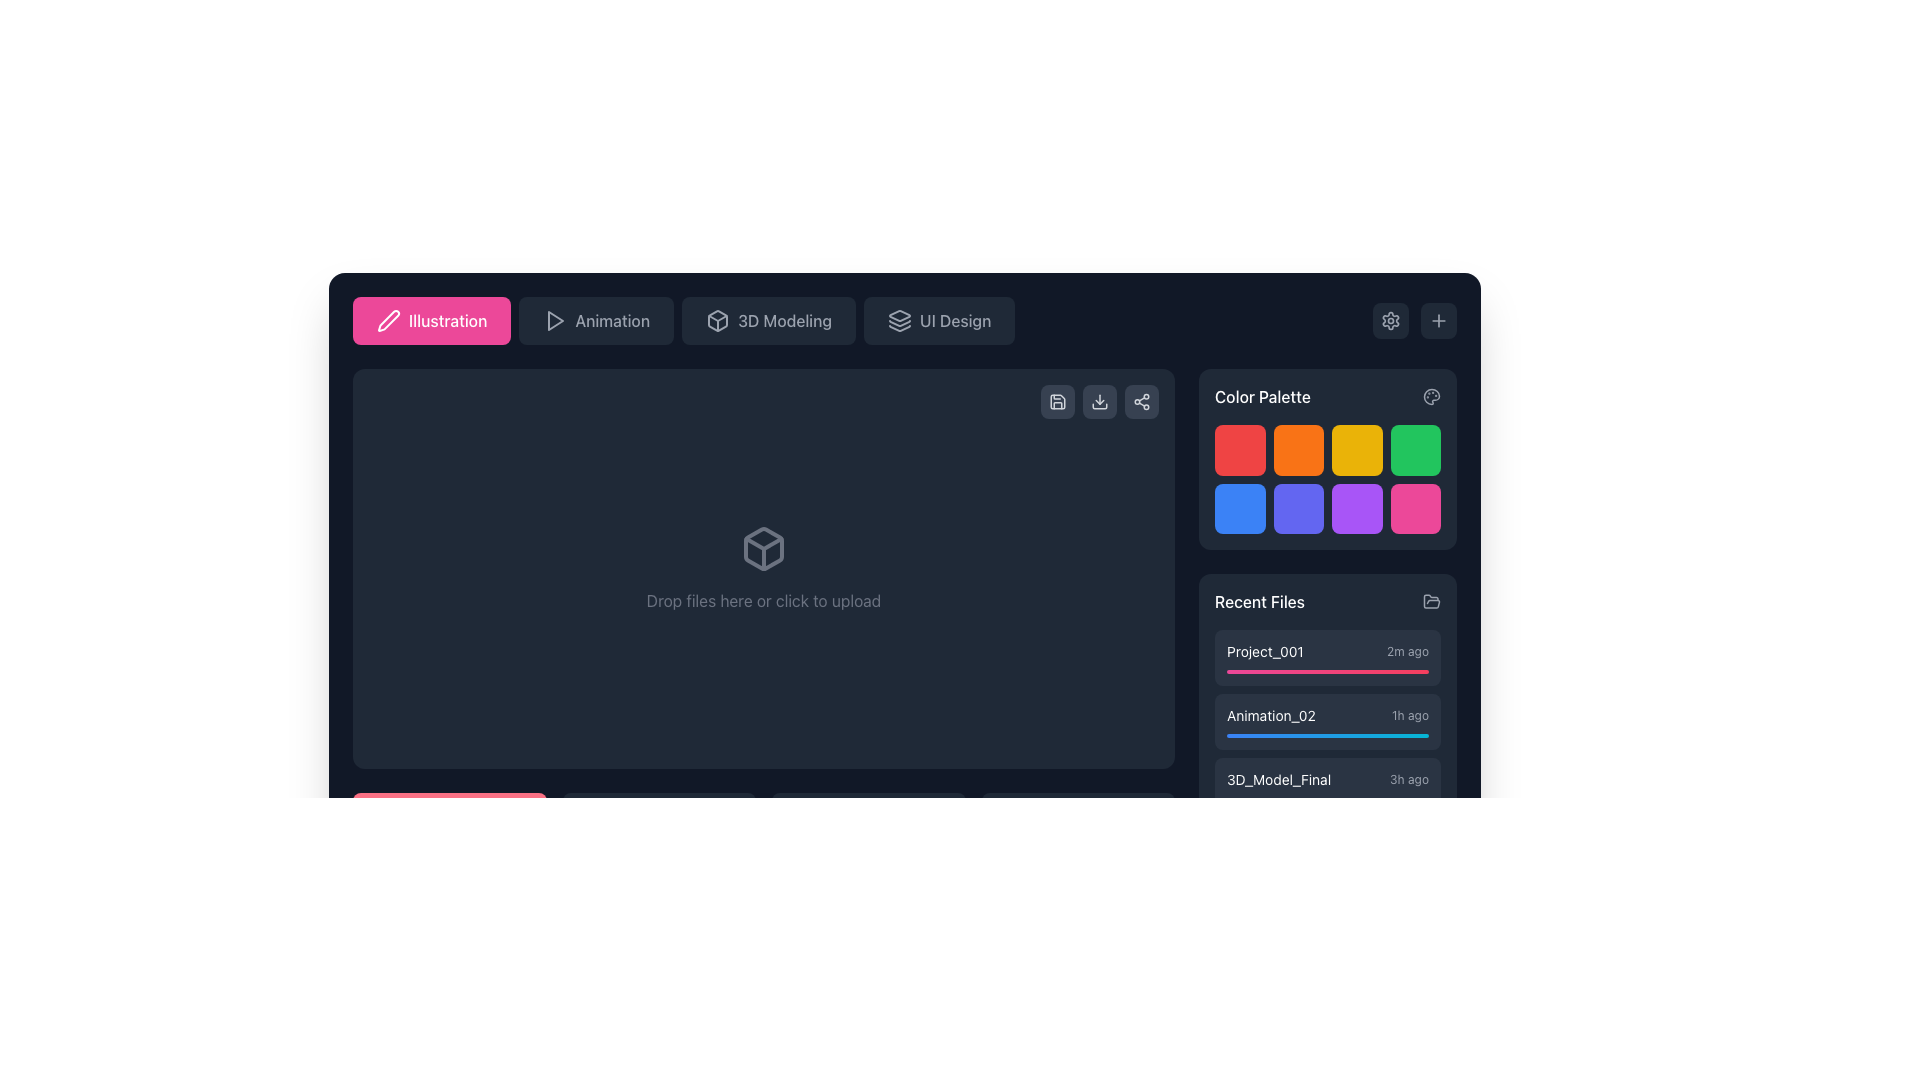 The image size is (1920, 1080). I want to click on the fourth button from the left in the horizontal menu bar, so click(938, 319).